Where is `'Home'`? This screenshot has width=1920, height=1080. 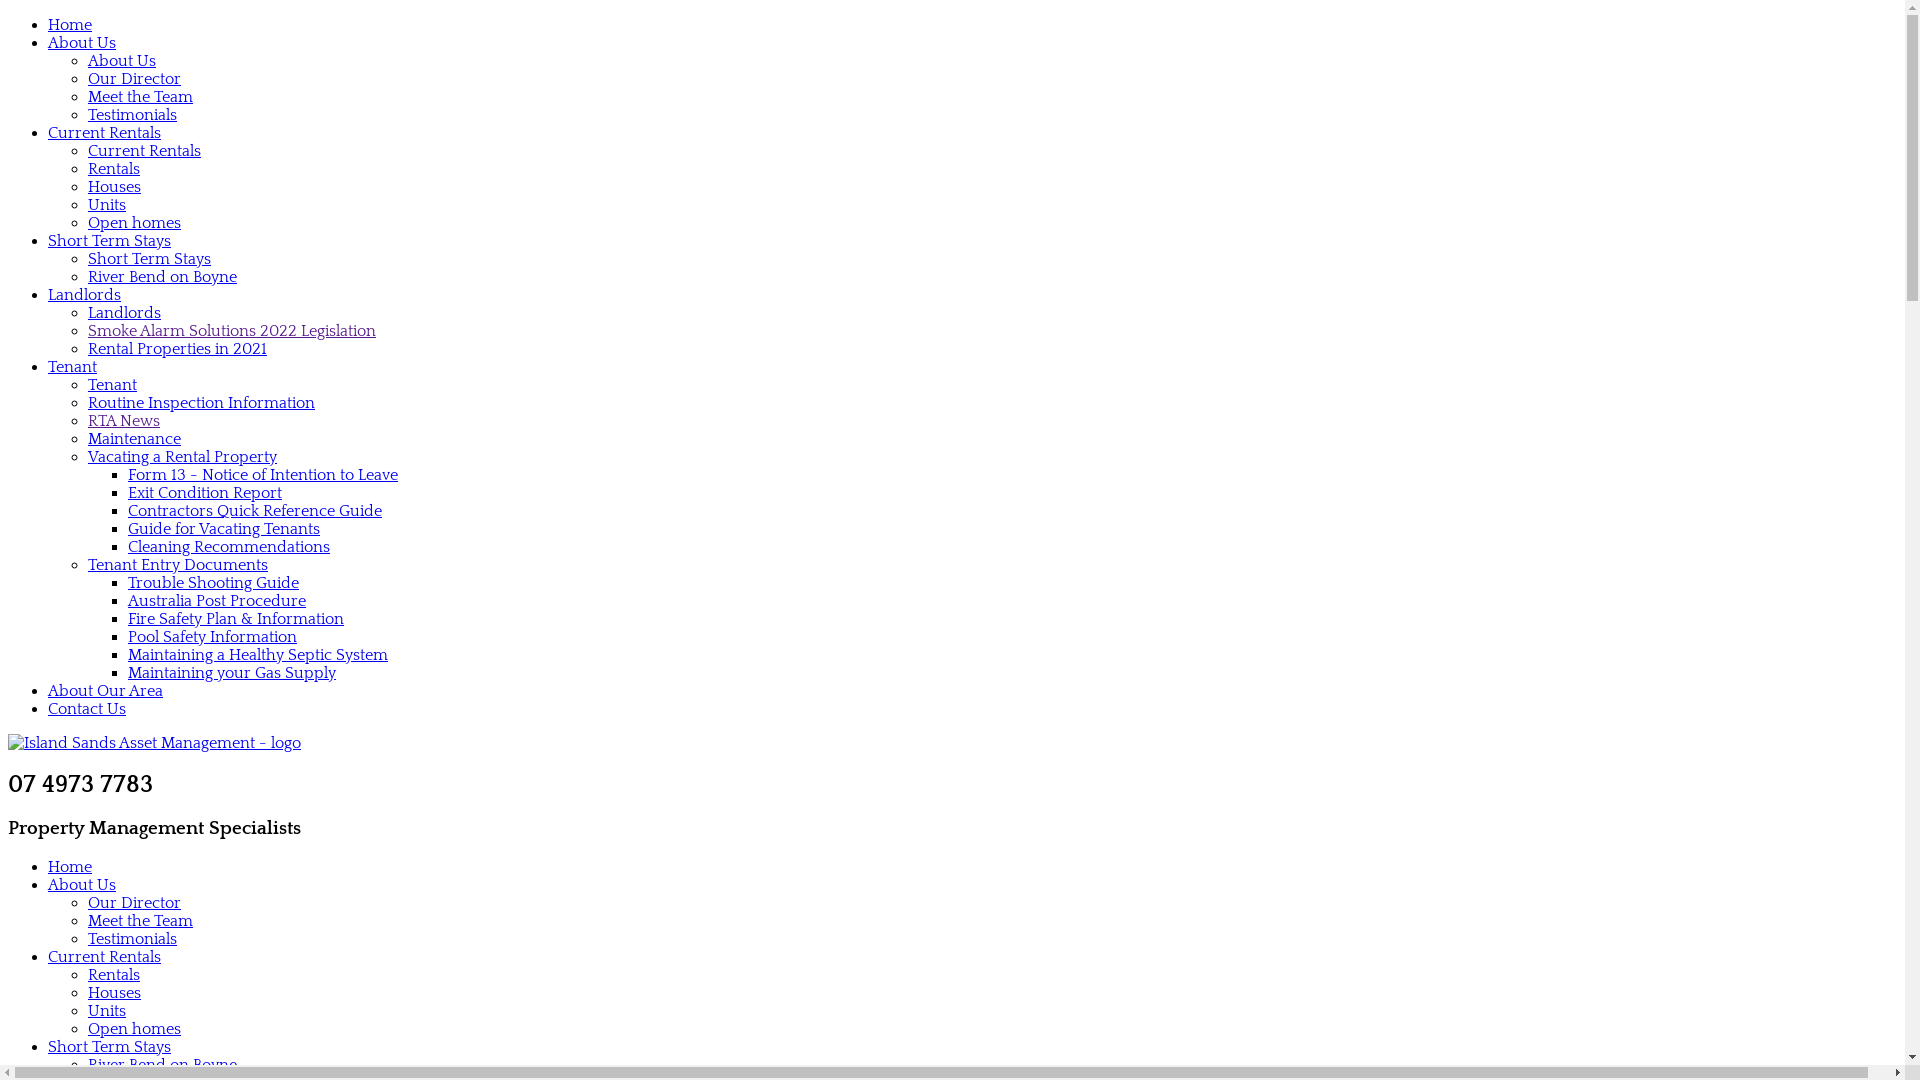 'Home' is located at coordinates (70, 866).